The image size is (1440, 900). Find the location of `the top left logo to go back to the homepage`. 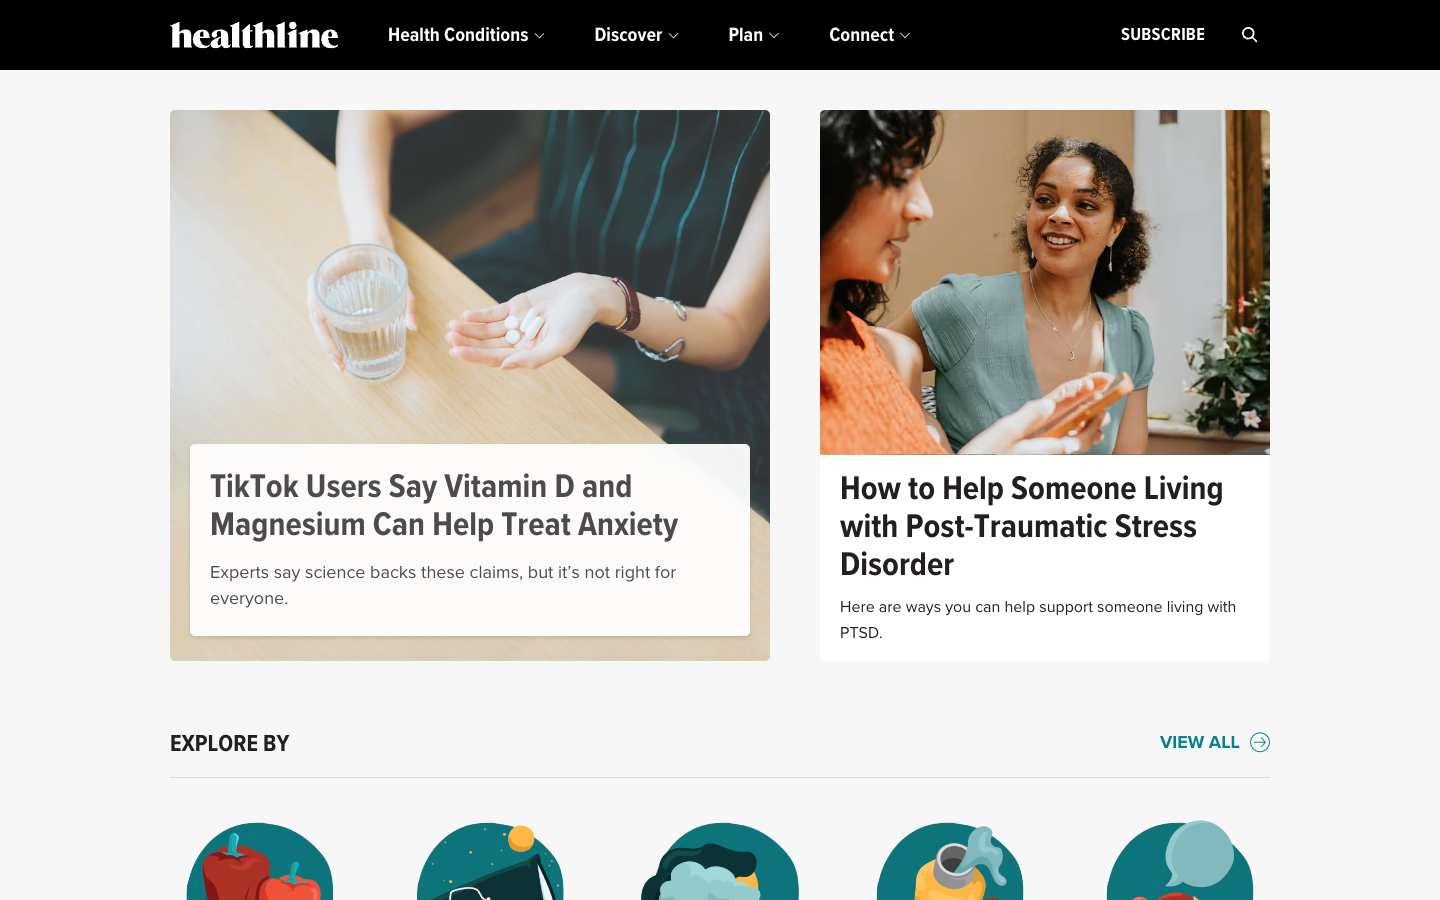

the top left logo to go back to the homepage is located at coordinates (253, 34).